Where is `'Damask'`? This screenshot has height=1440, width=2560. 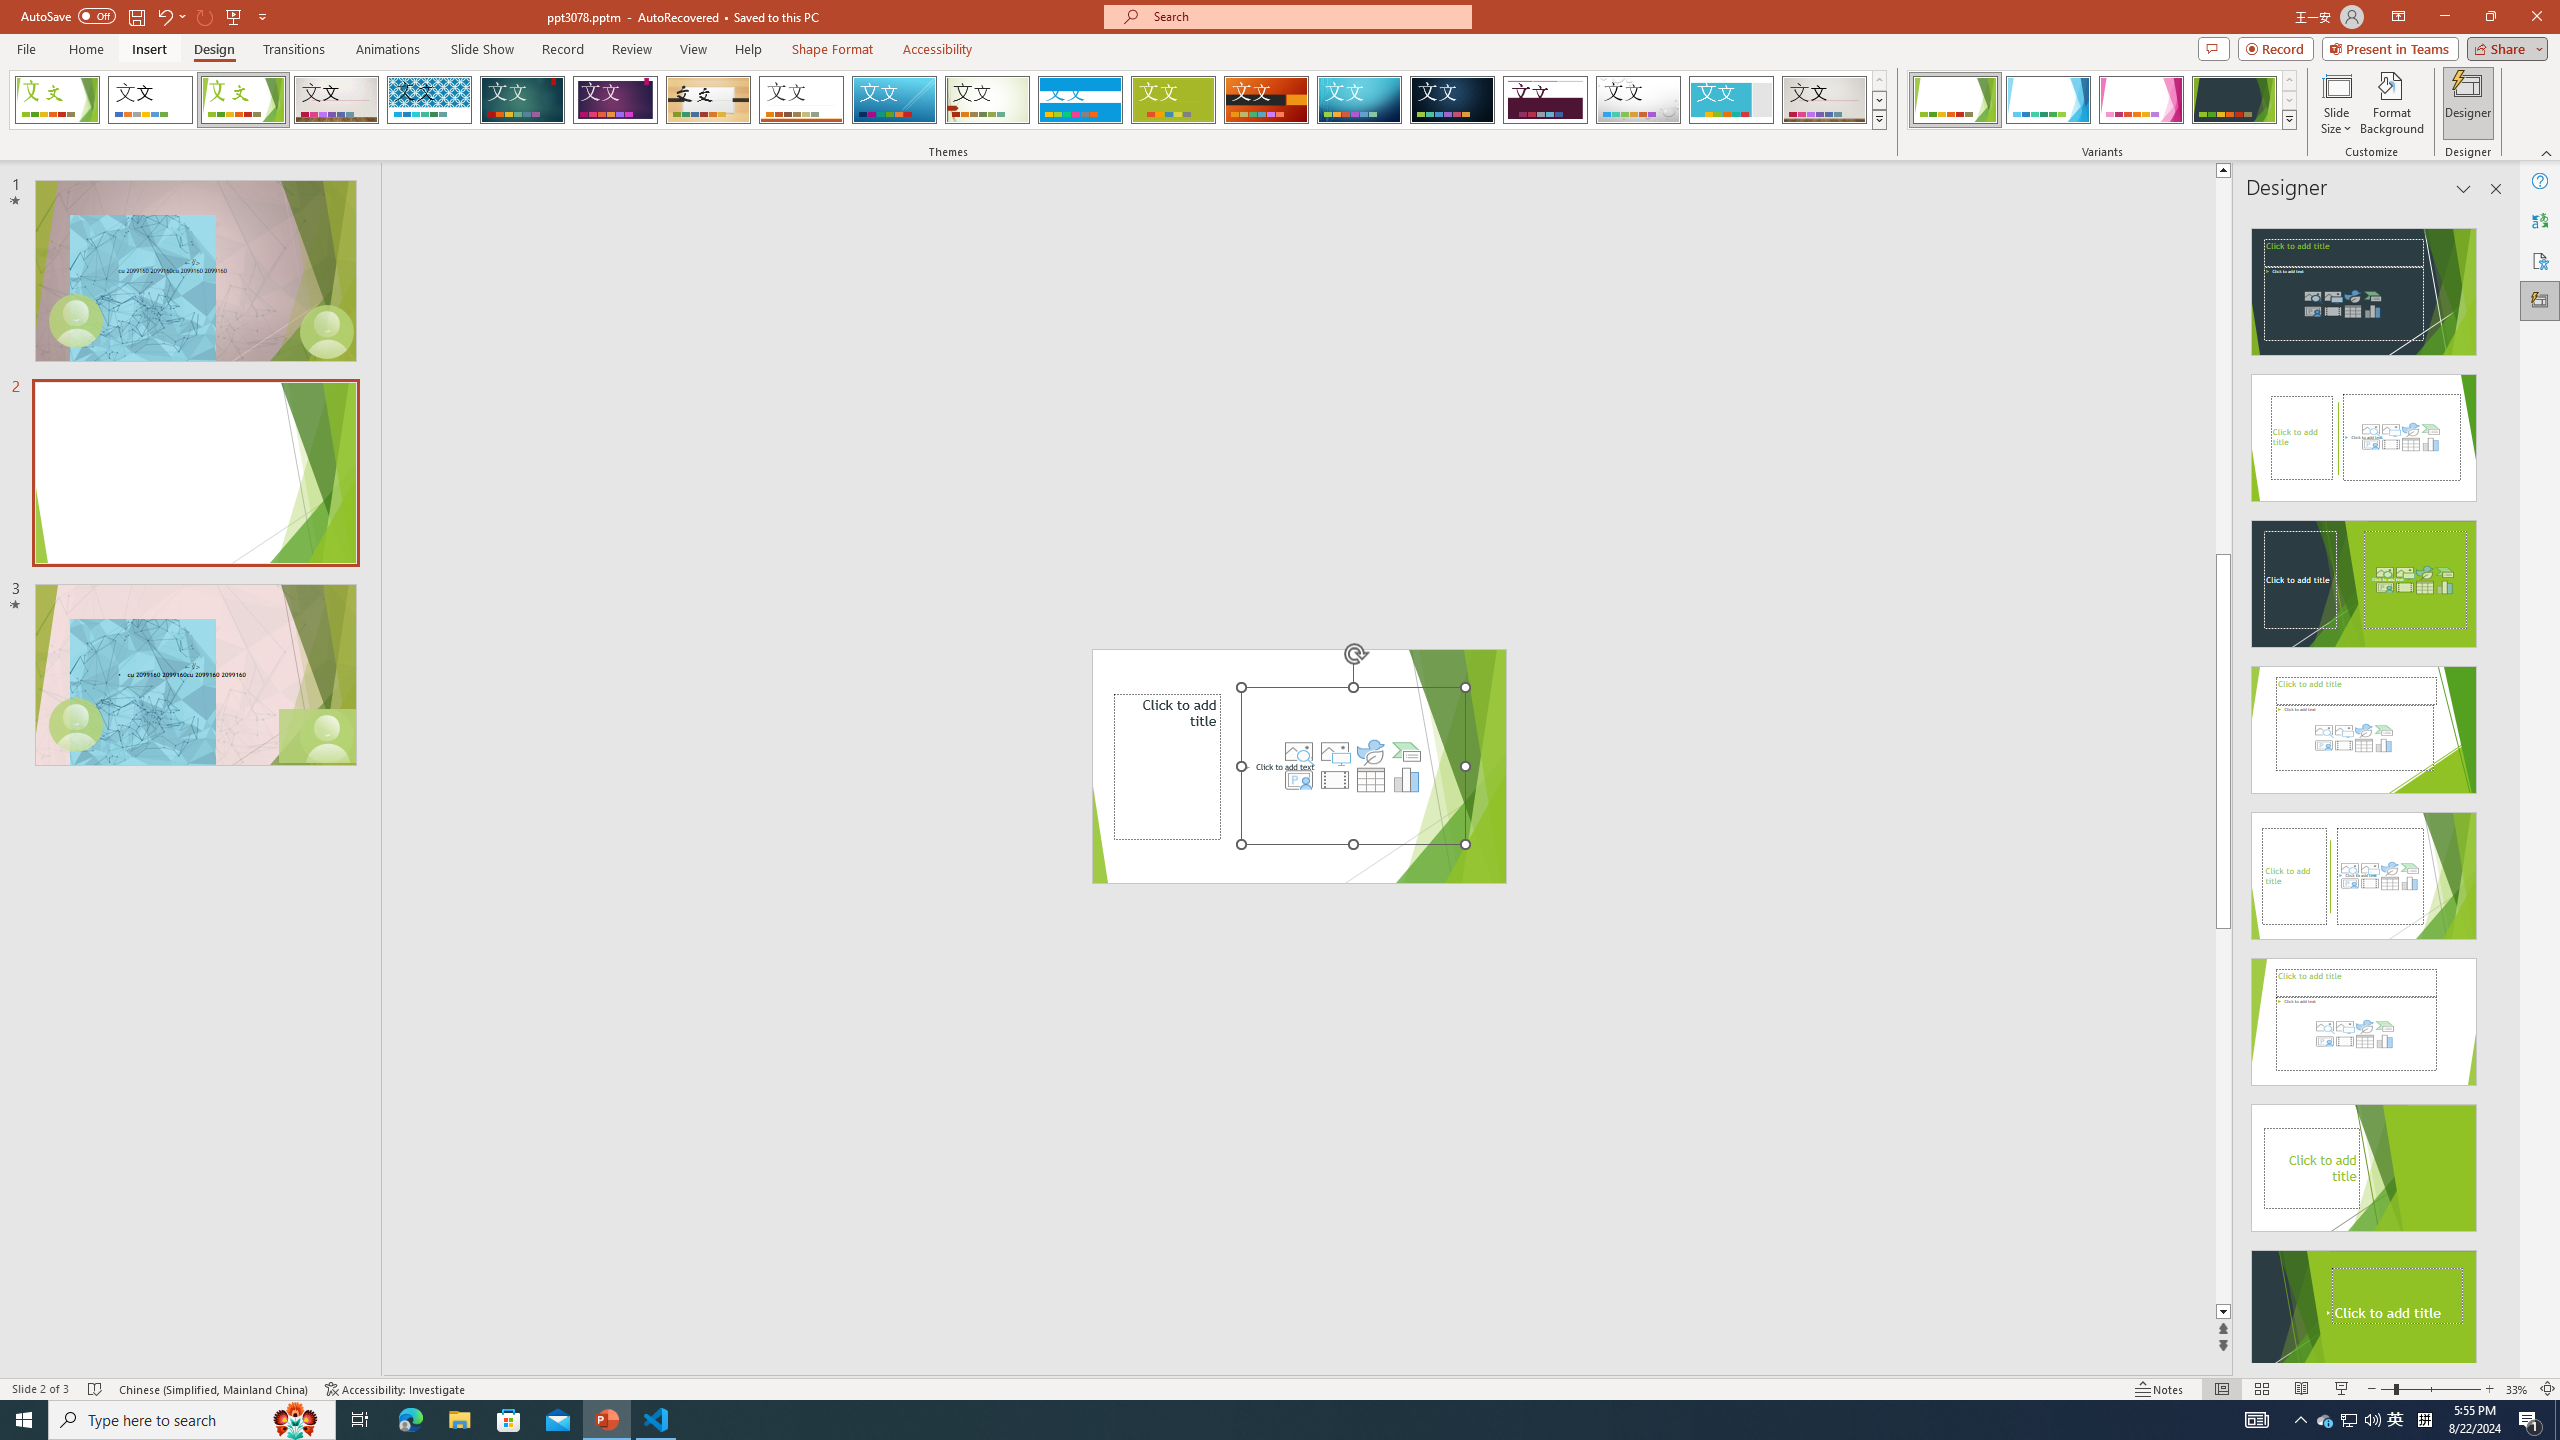 'Damask' is located at coordinates (1451, 99).